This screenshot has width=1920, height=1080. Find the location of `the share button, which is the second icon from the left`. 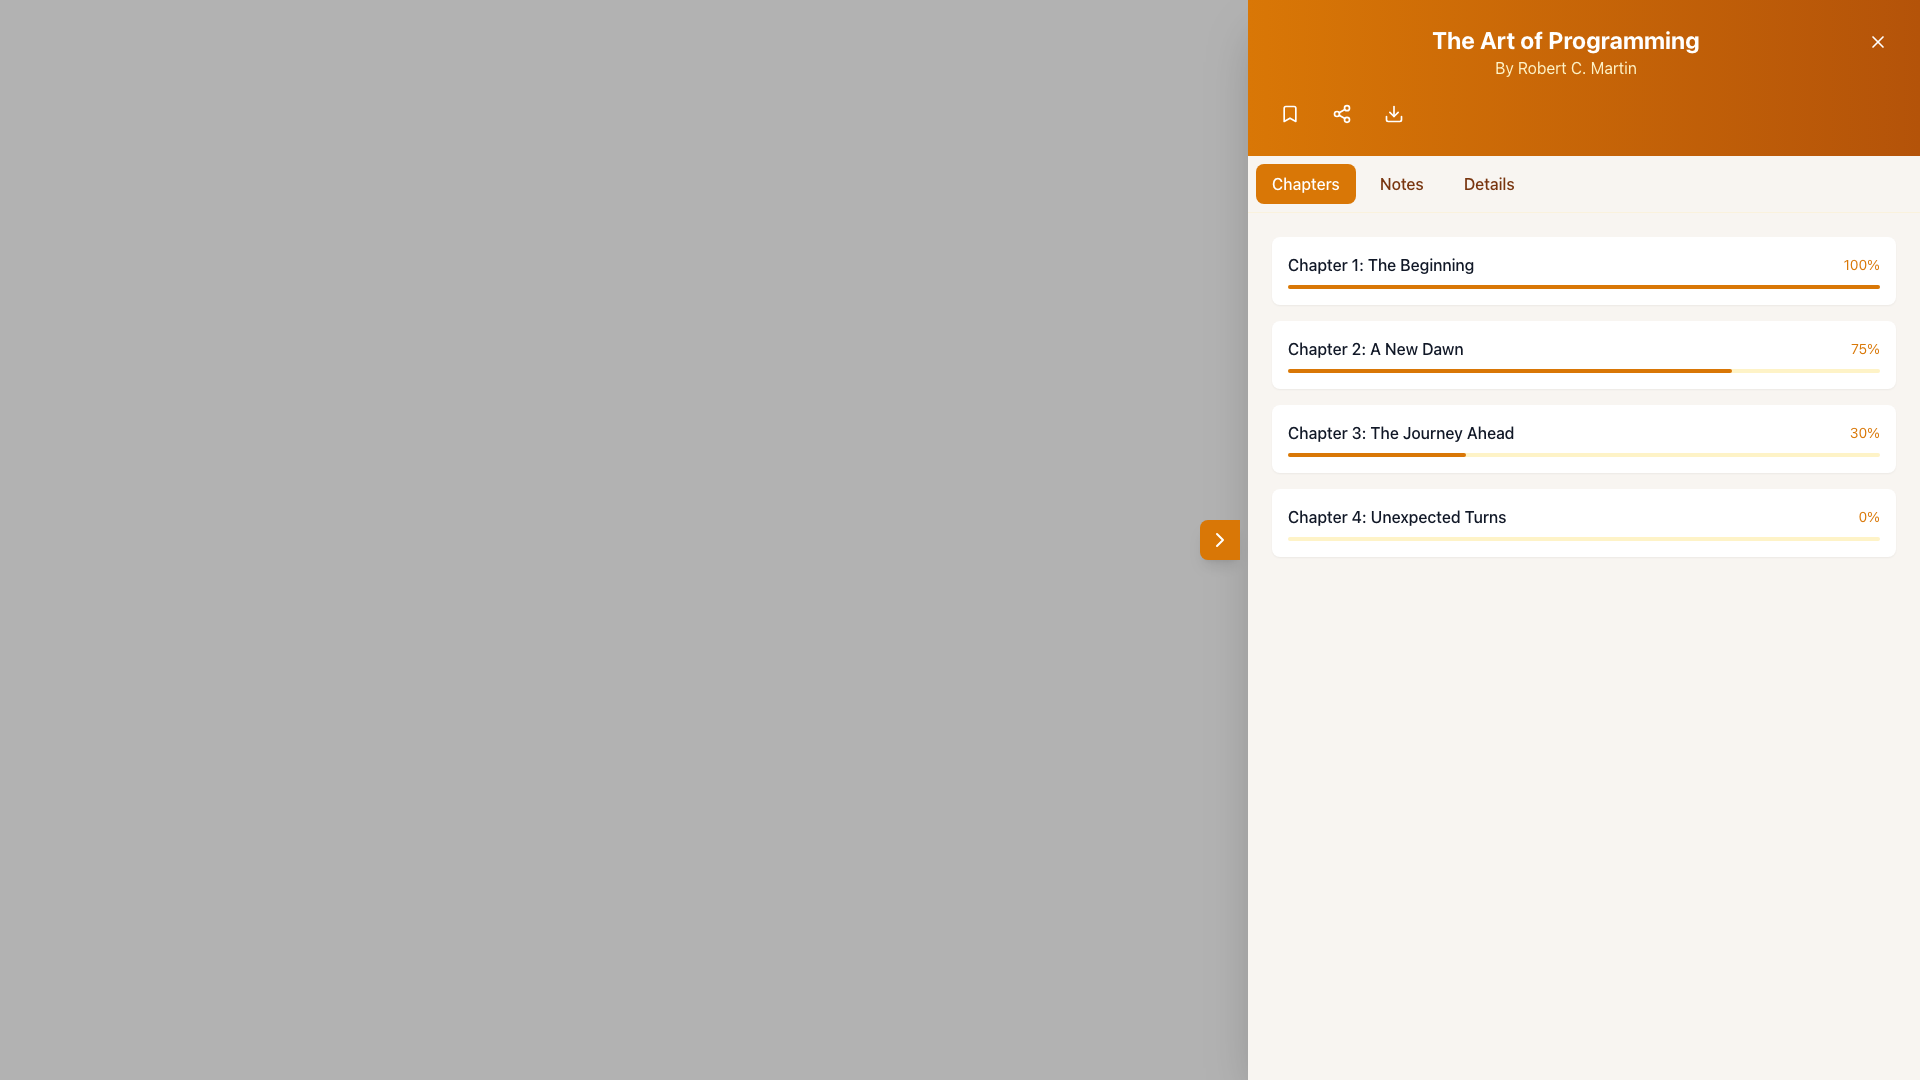

the share button, which is the second icon from the left is located at coordinates (1342, 114).